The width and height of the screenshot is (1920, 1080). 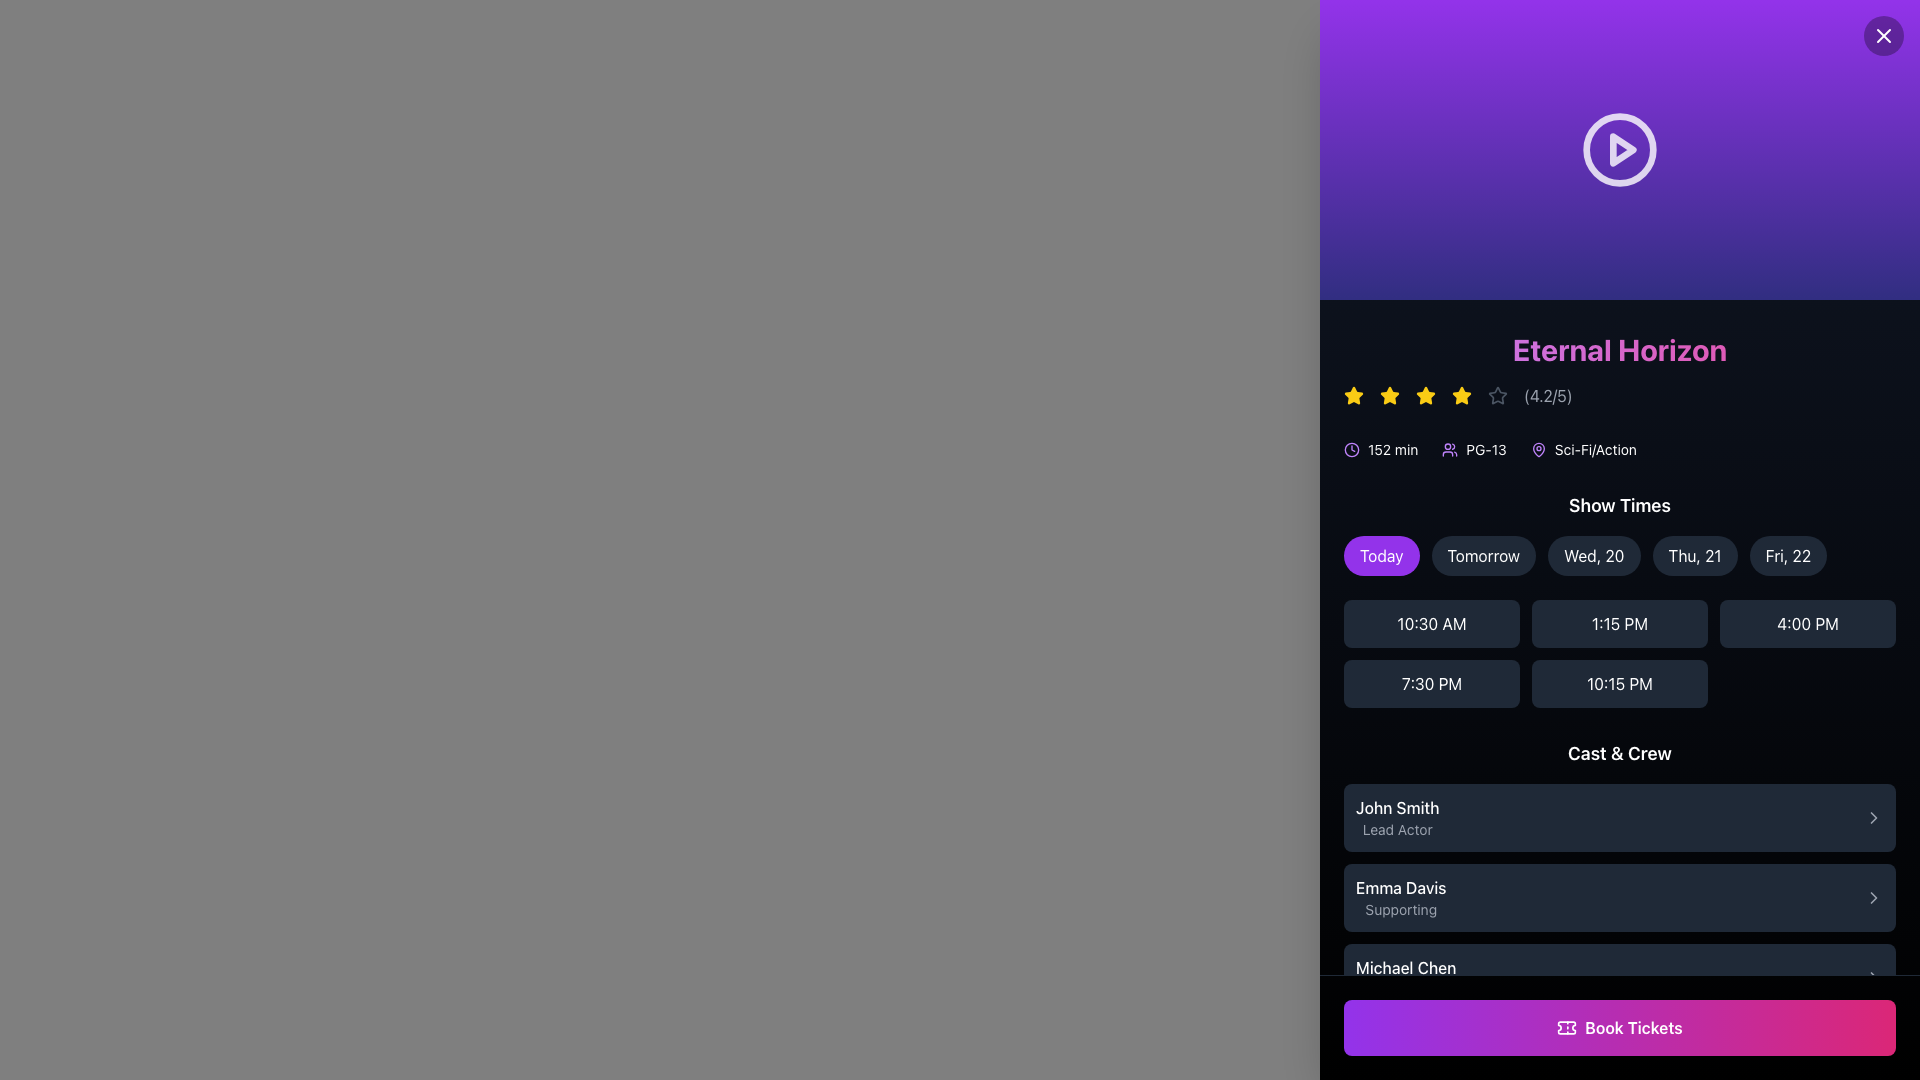 What do you see at coordinates (1352, 450) in the screenshot?
I see `the central part of the clock icon graphic, which is represented by a circle within an SVG, located at the top right of the interface` at bounding box center [1352, 450].